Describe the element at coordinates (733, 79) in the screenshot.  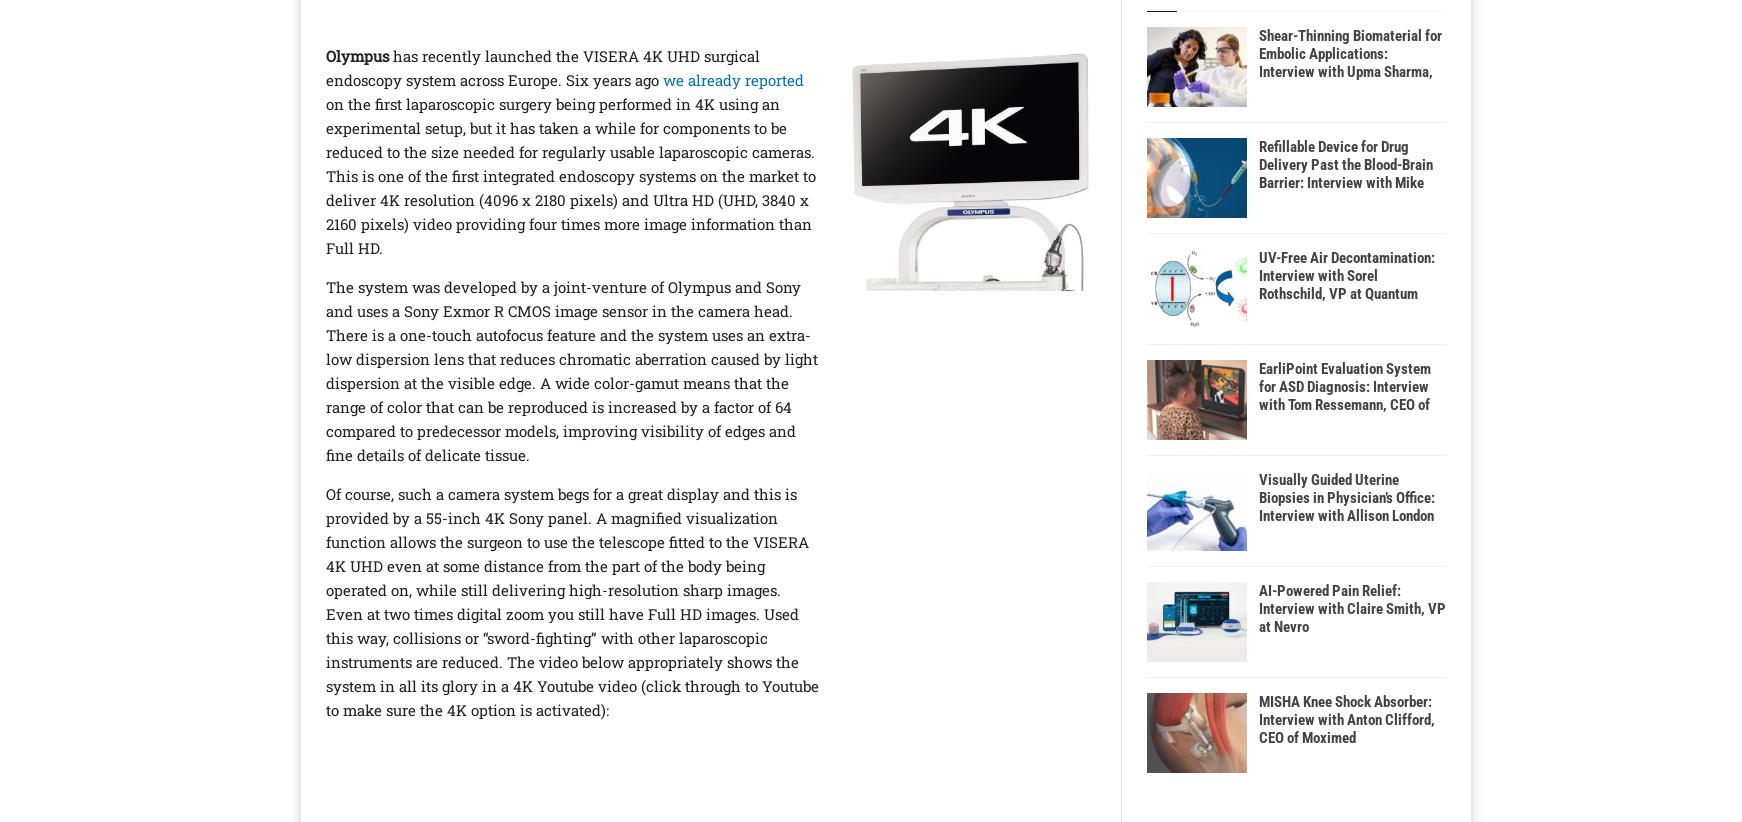
I see `'we already reported'` at that location.